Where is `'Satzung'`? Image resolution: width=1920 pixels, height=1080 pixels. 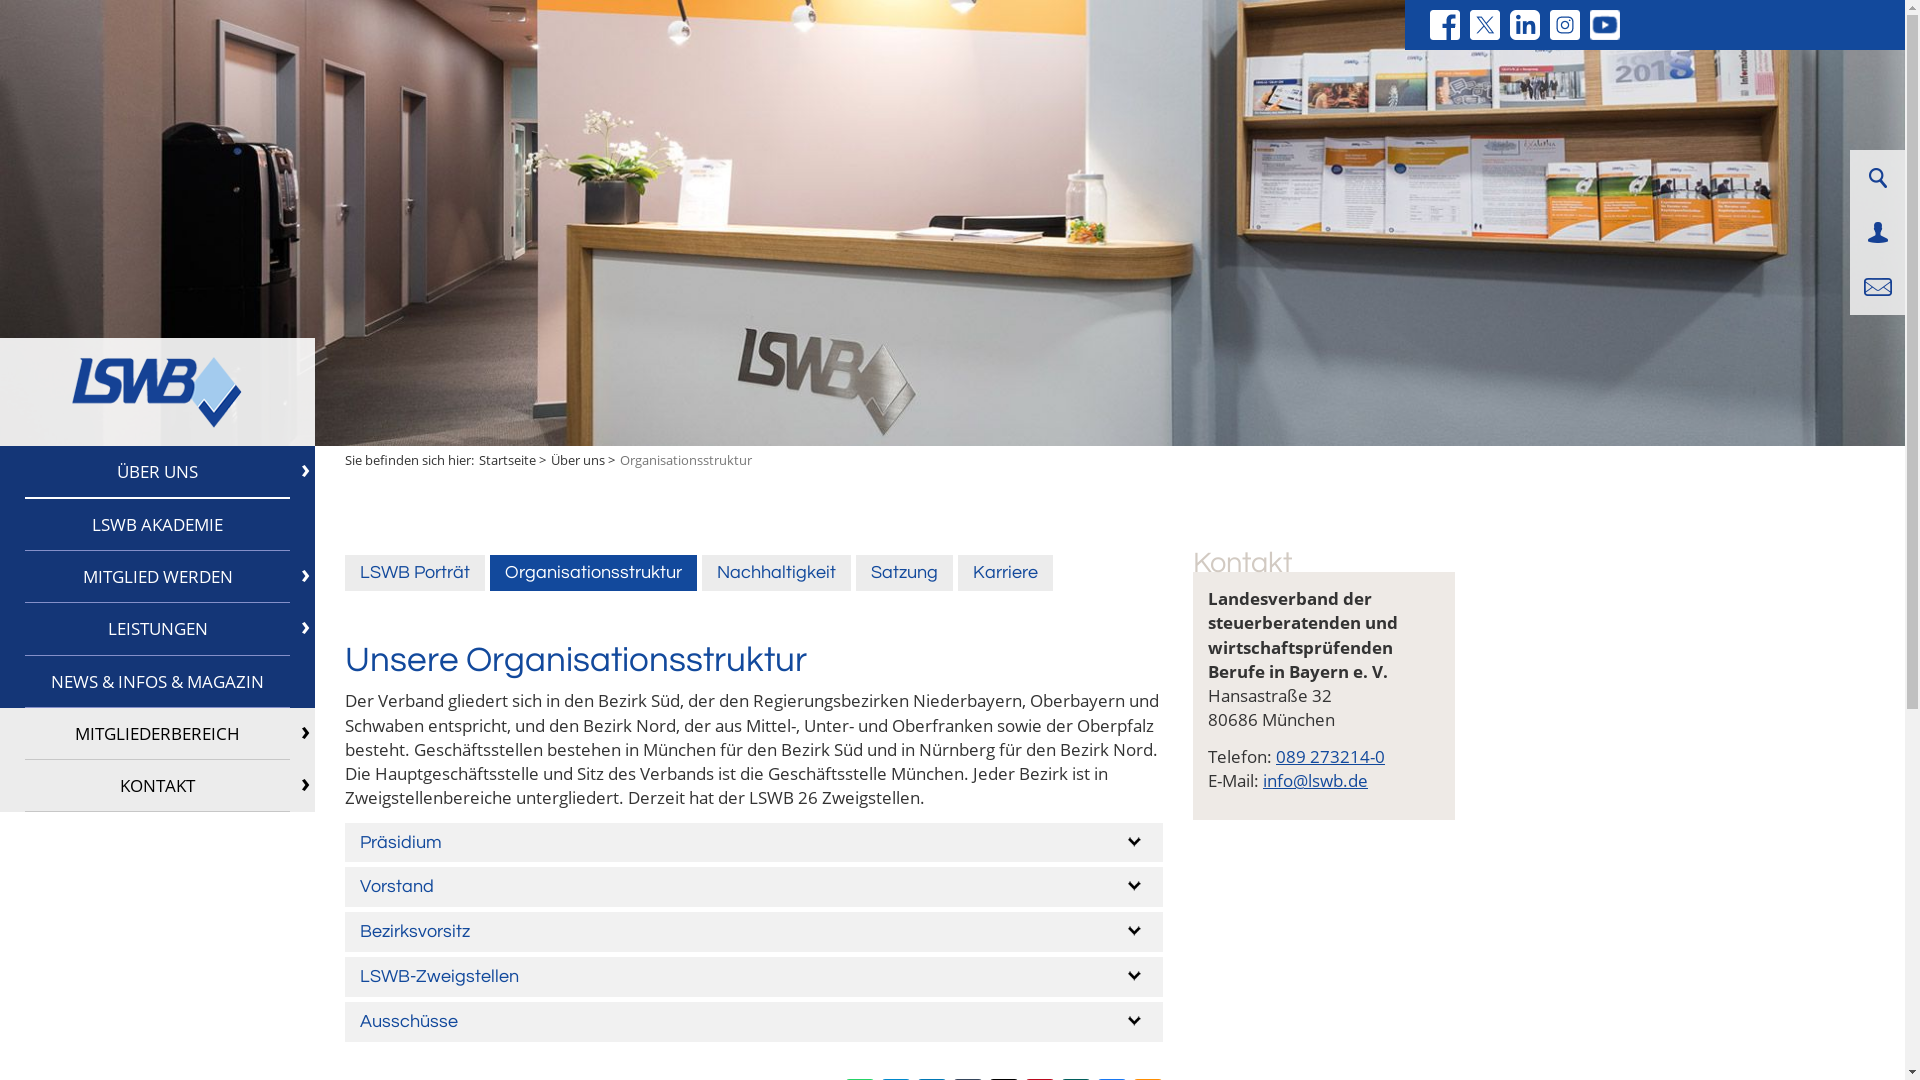 'Satzung' is located at coordinates (903, 573).